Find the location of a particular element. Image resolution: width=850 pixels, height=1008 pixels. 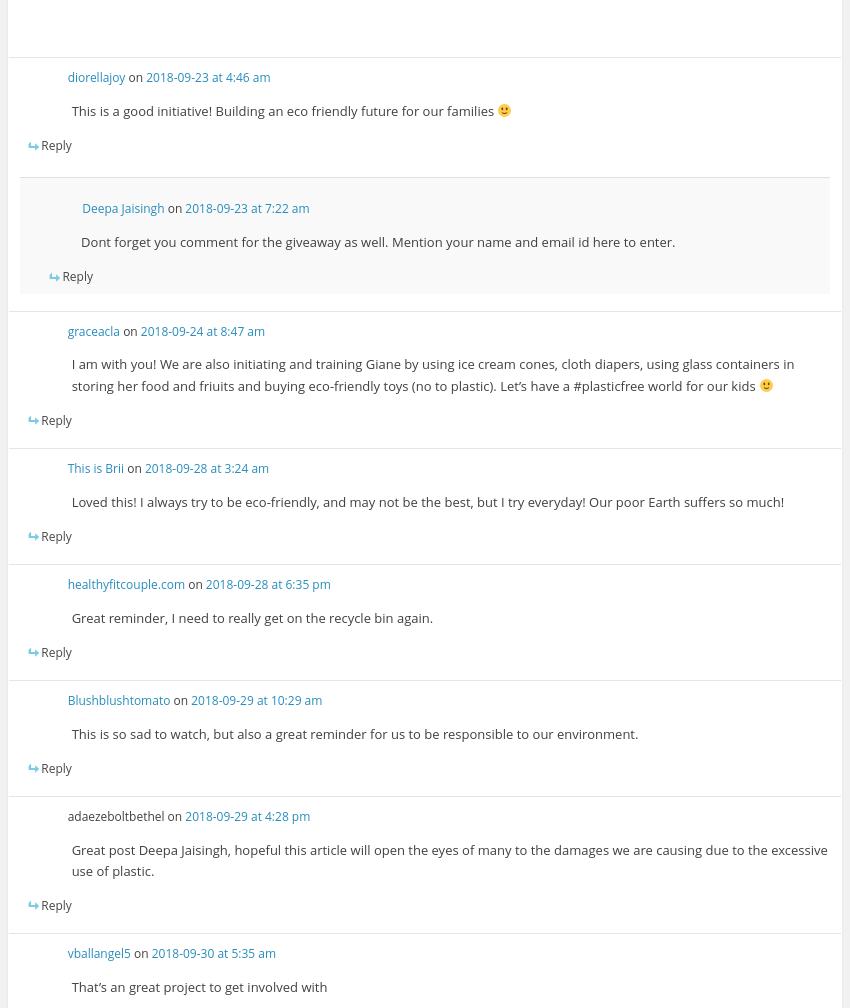

'2018-09-24 at 8:47 am' is located at coordinates (201, 330).